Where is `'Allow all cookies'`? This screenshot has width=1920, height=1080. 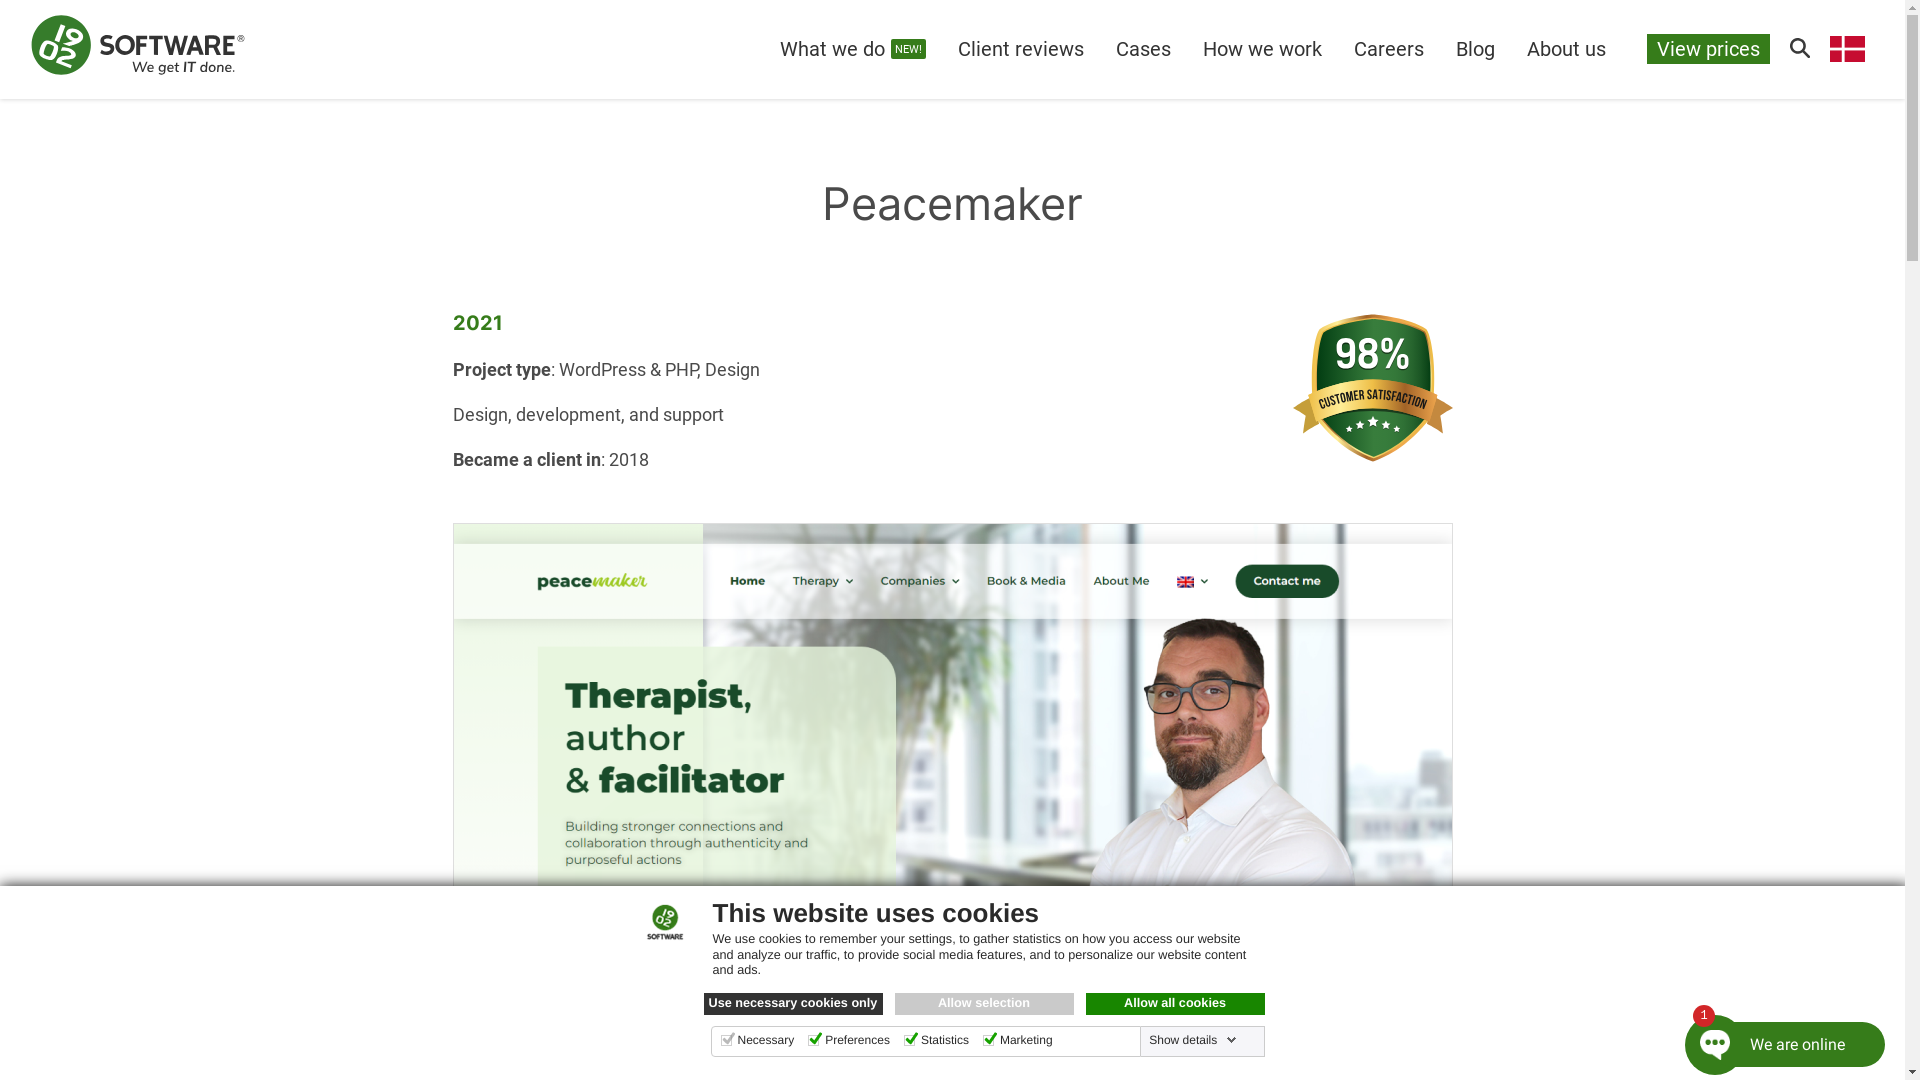
'Allow all cookies' is located at coordinates (1175, 1003).